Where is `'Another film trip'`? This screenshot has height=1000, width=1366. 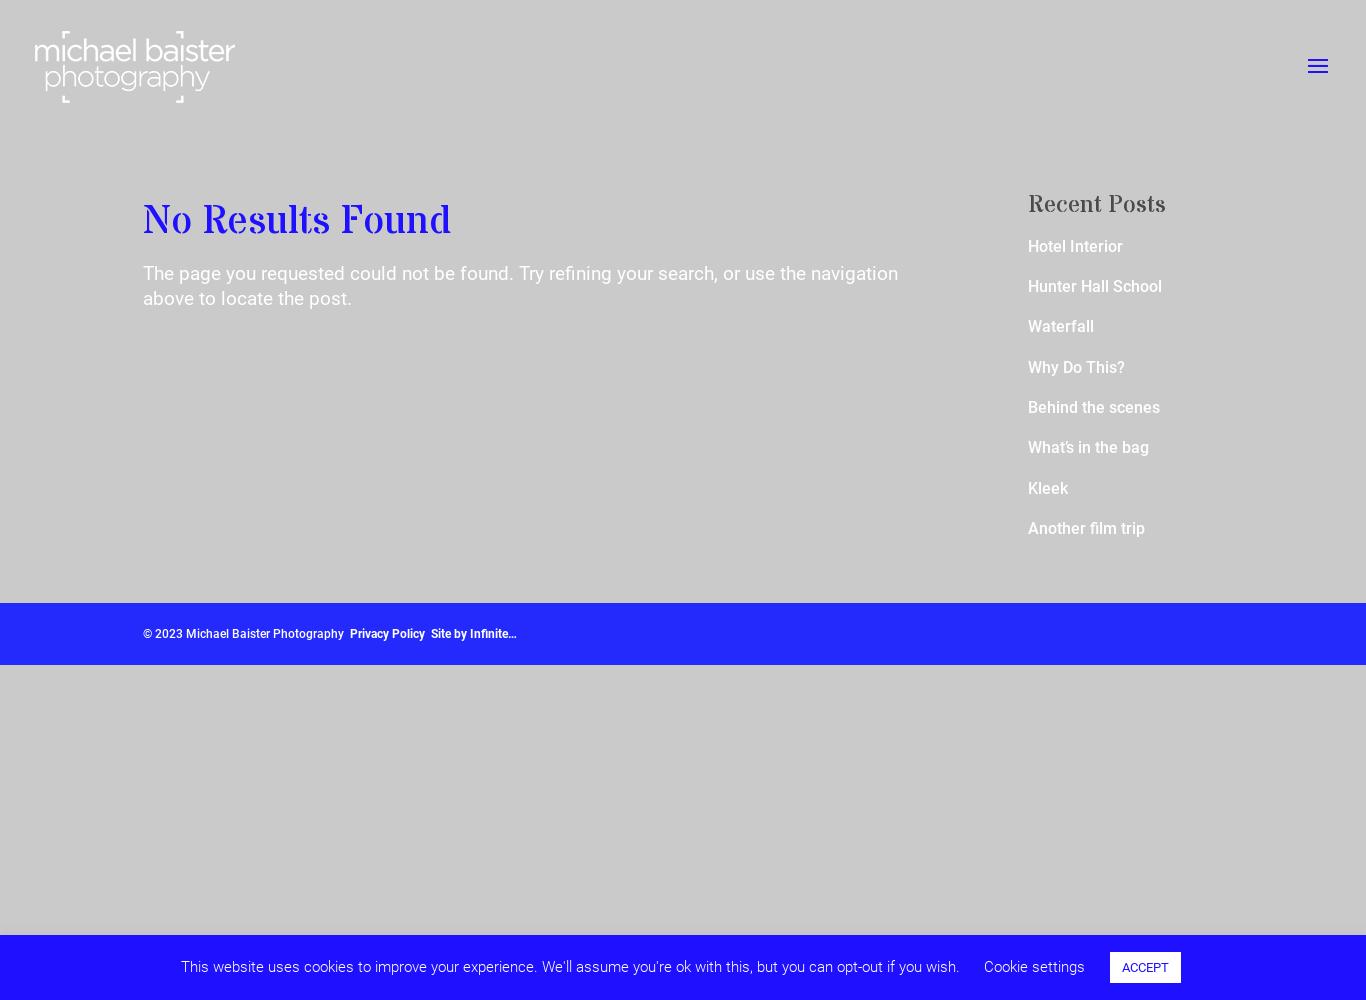
'Another film trip' is located at coordinates (1084, 527).